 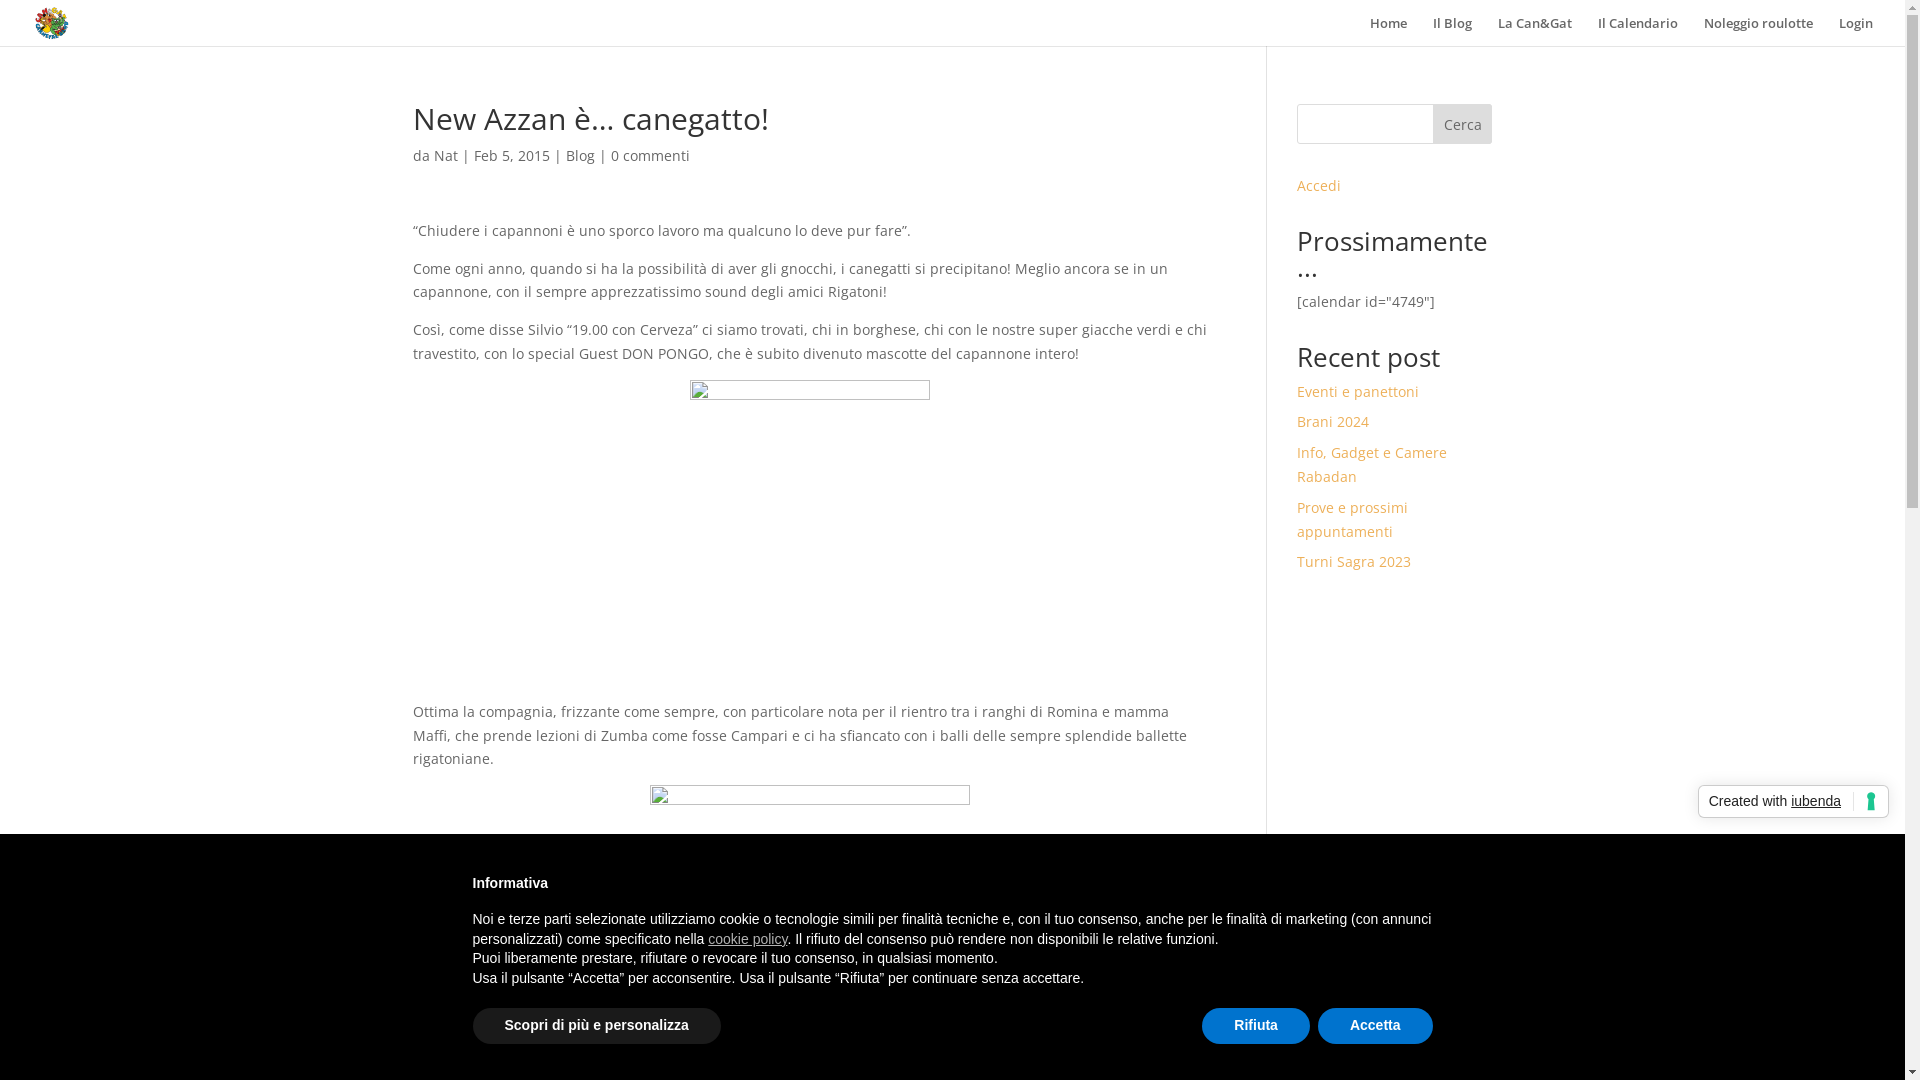 What do you see at coordinates (1452, 30) in the screenshot?
I see `'Il Blog'` at bounding box center [1452, 30].